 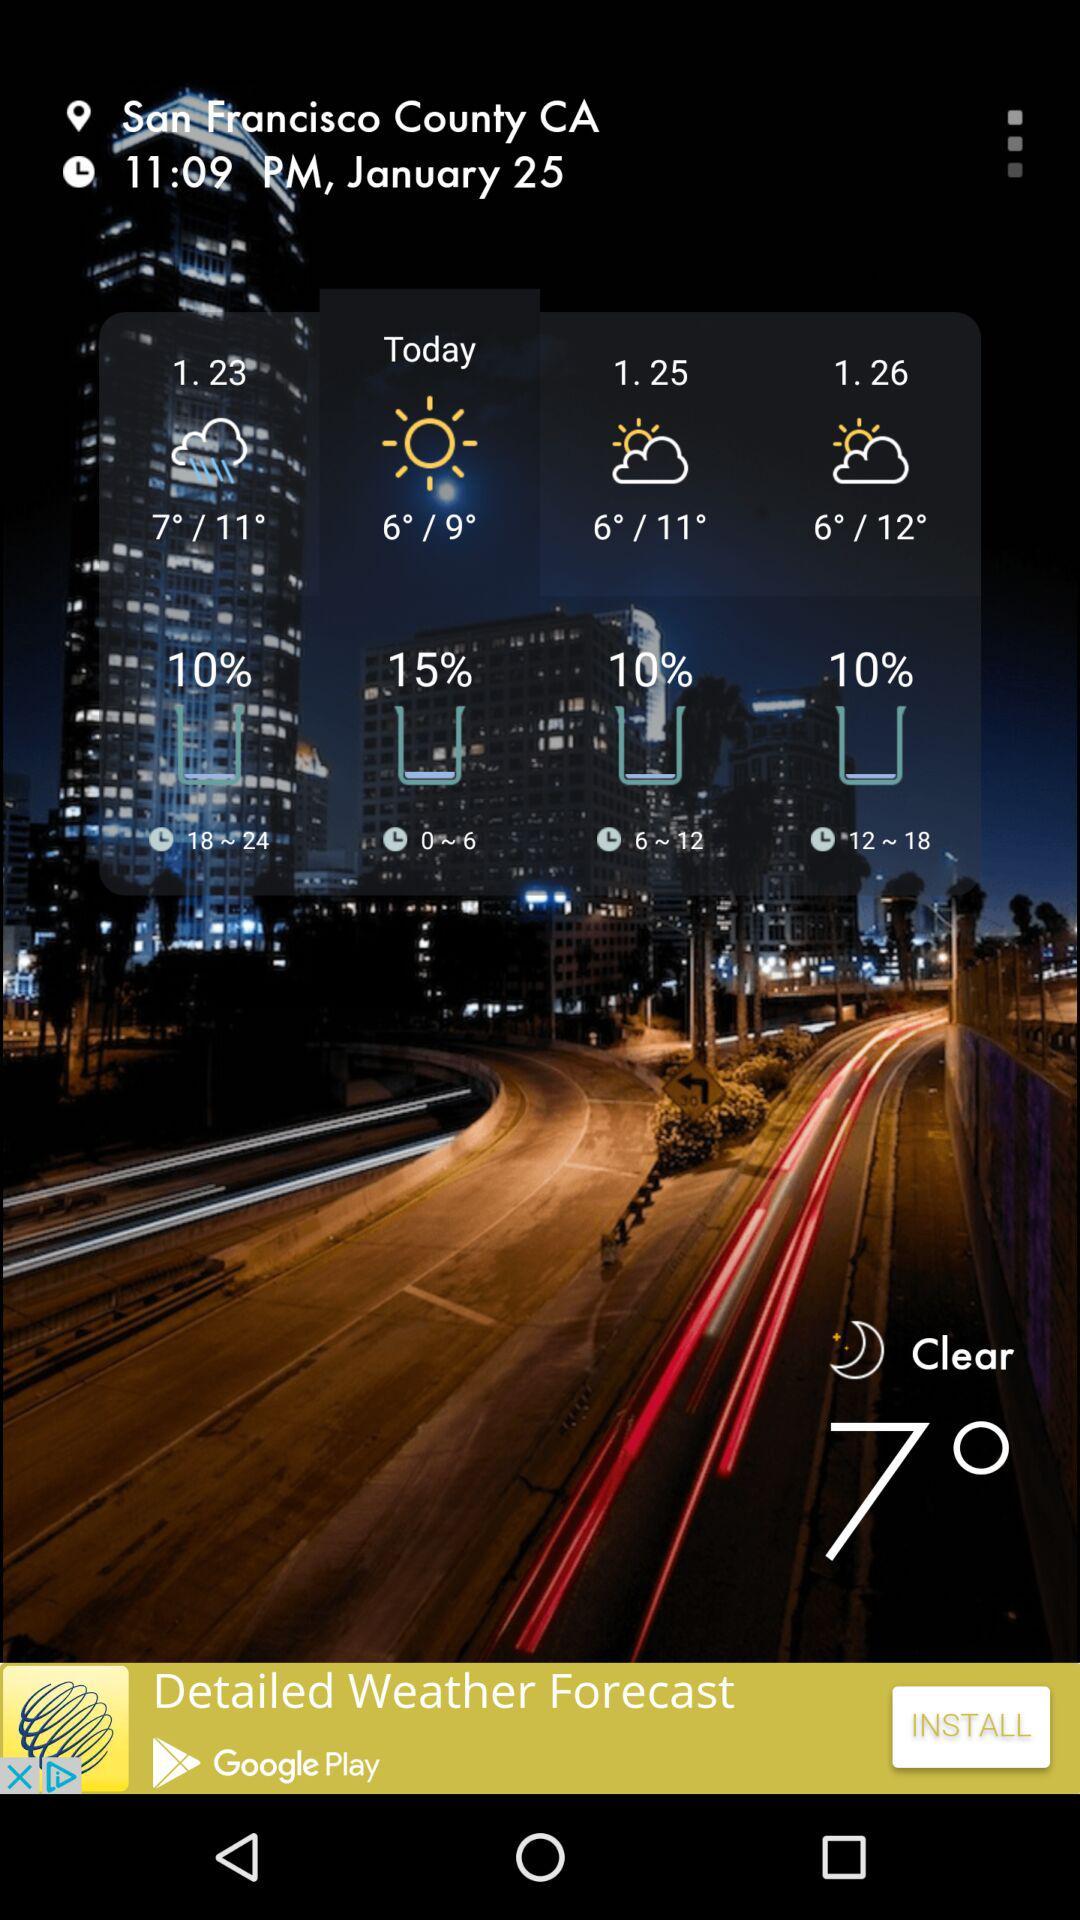 I want to click on the more icon, so click(x=1014, y=143).